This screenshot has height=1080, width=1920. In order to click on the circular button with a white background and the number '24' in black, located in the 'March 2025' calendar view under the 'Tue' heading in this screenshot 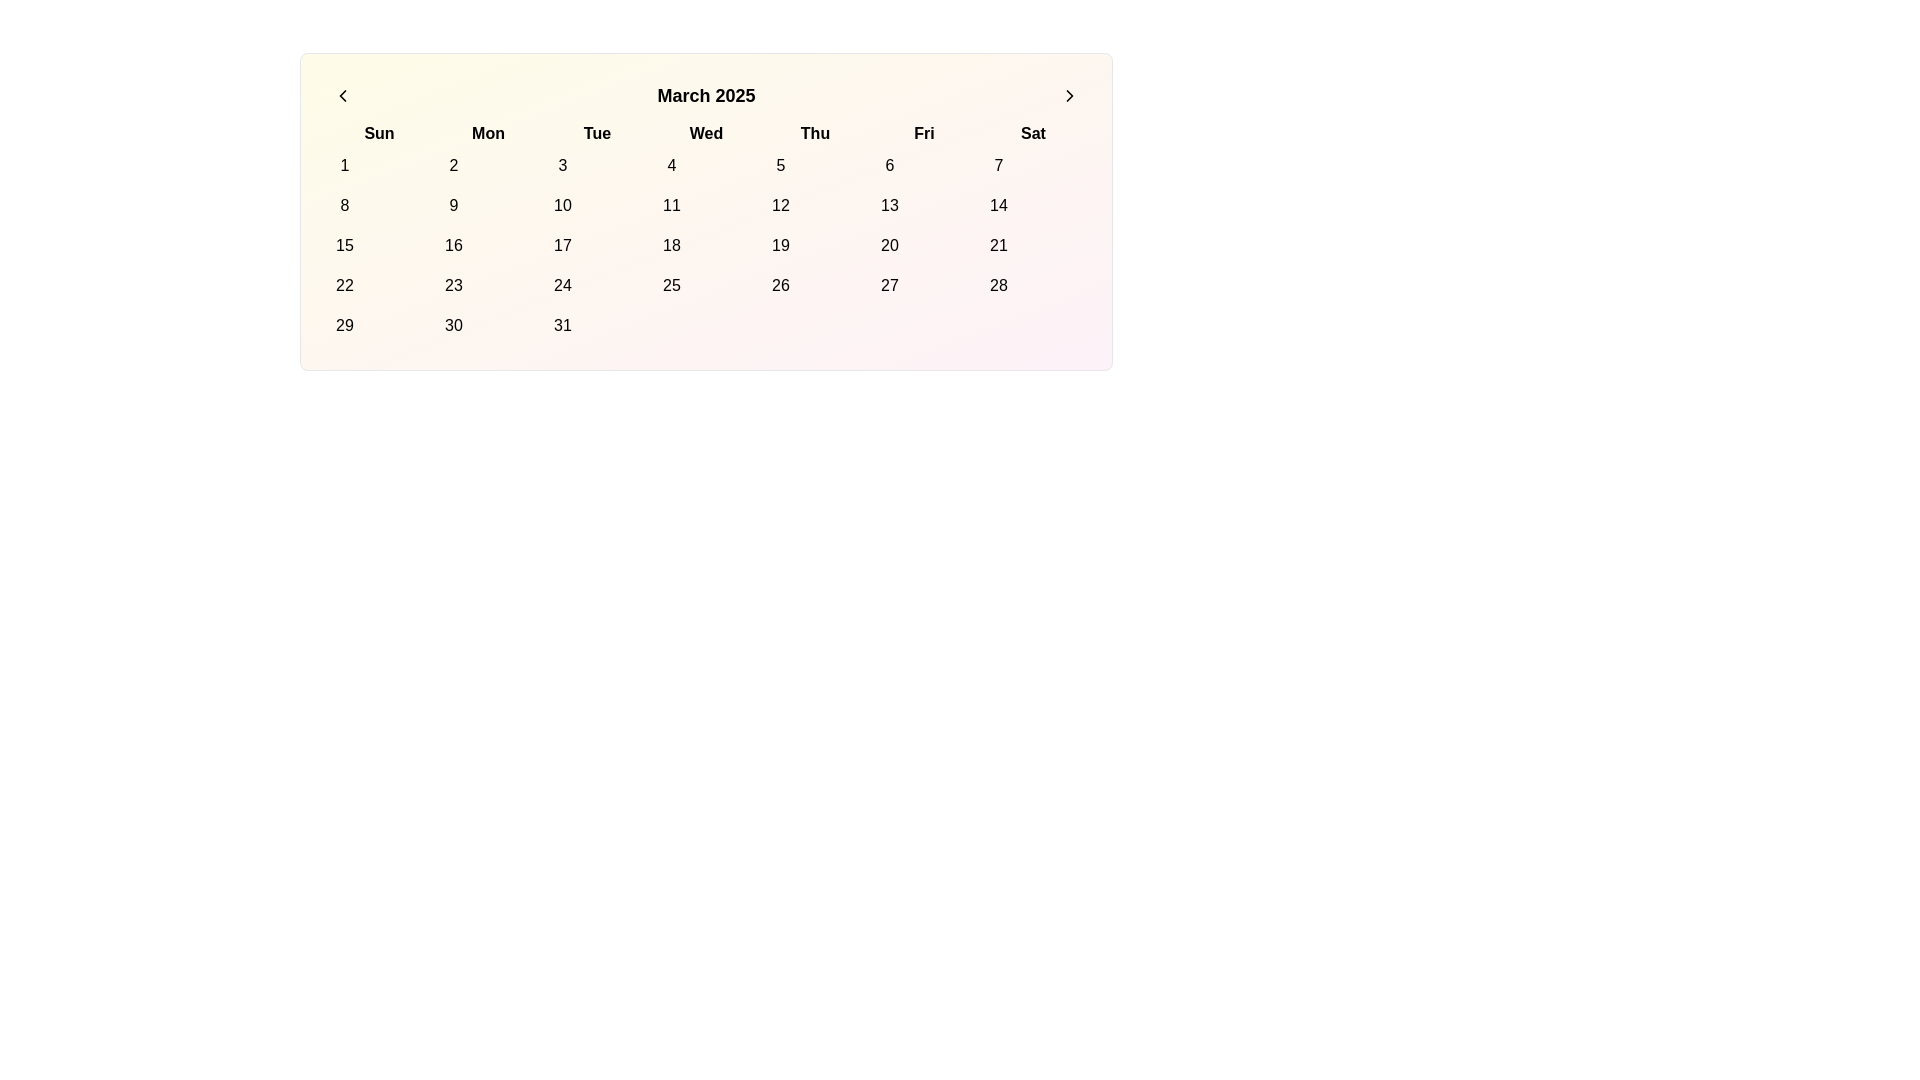, I will do `click(561, 285)`.